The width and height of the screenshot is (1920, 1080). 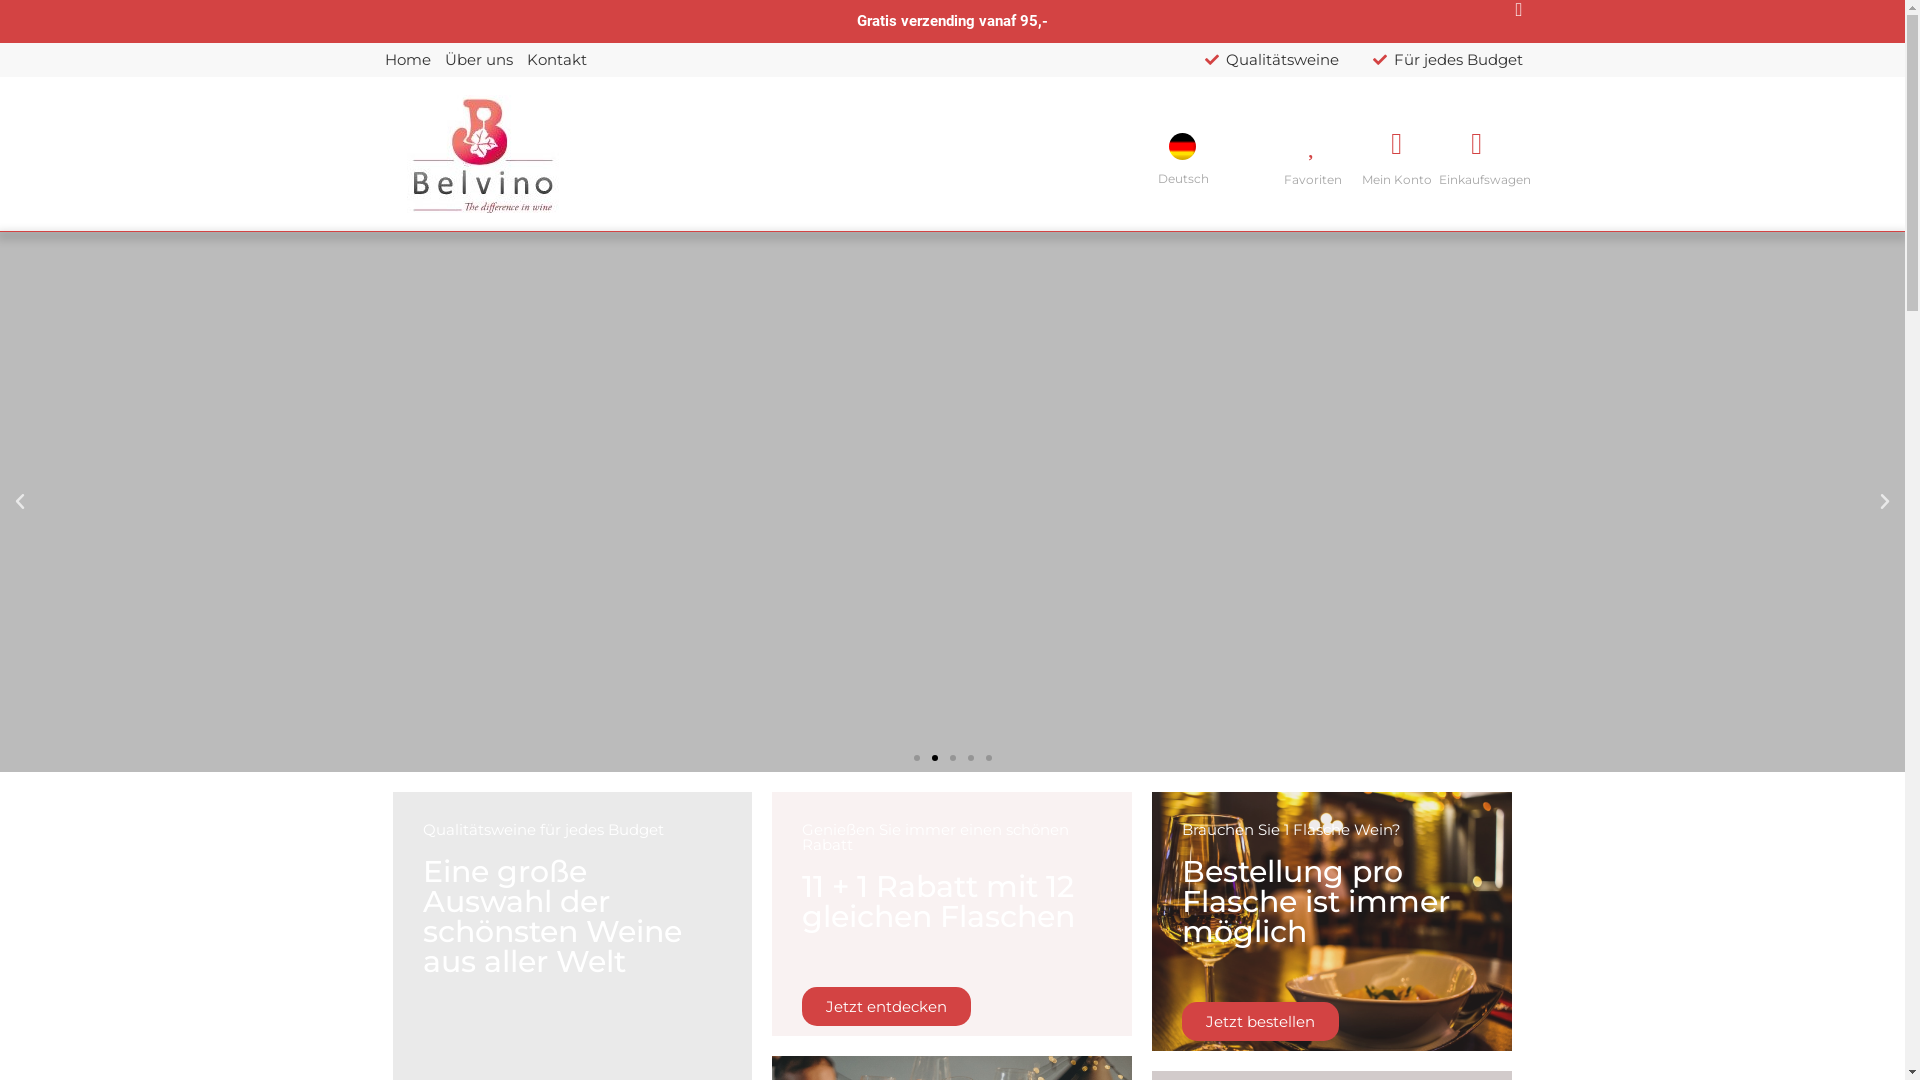 What do you see at coordinates (556, 59) in the screenshot?
I see `'Kontakt'` at bounding box center [556, 59].